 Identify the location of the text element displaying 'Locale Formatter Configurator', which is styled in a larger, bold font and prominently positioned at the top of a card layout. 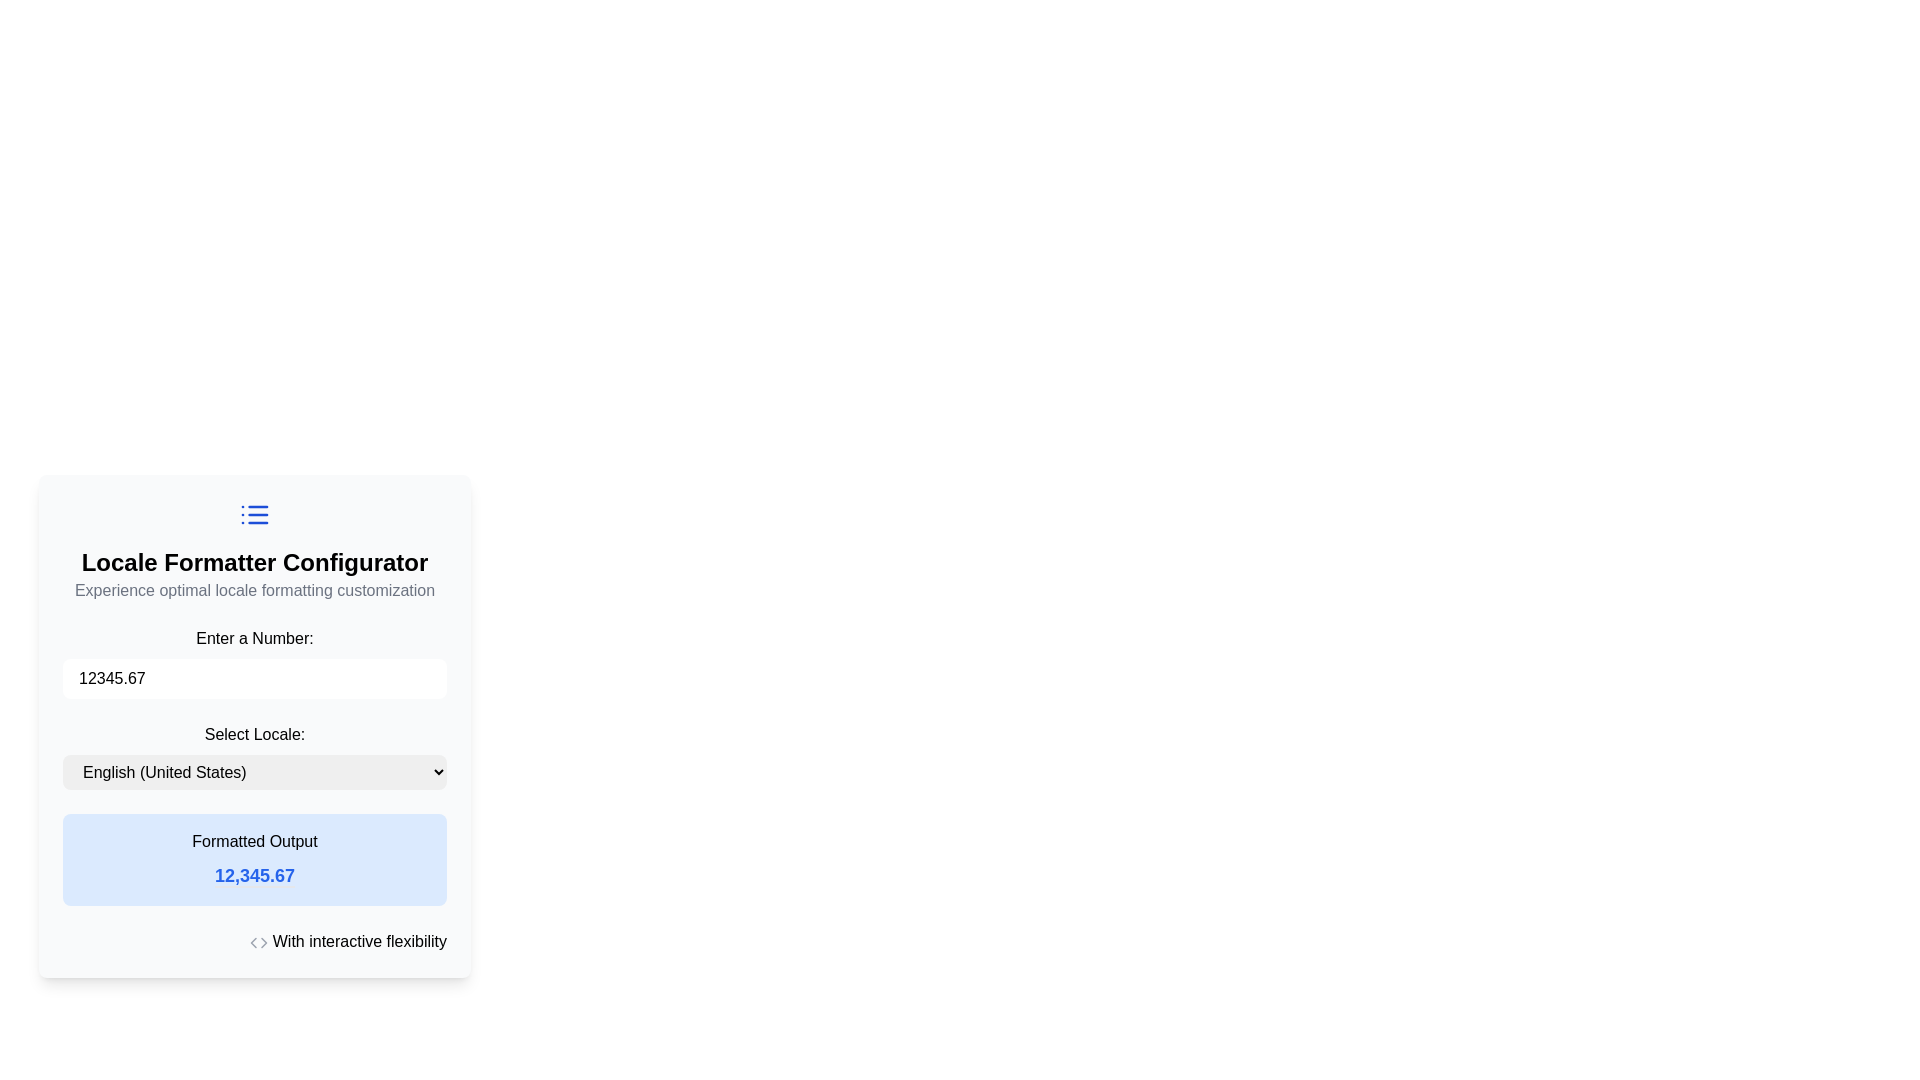
(253, 563).